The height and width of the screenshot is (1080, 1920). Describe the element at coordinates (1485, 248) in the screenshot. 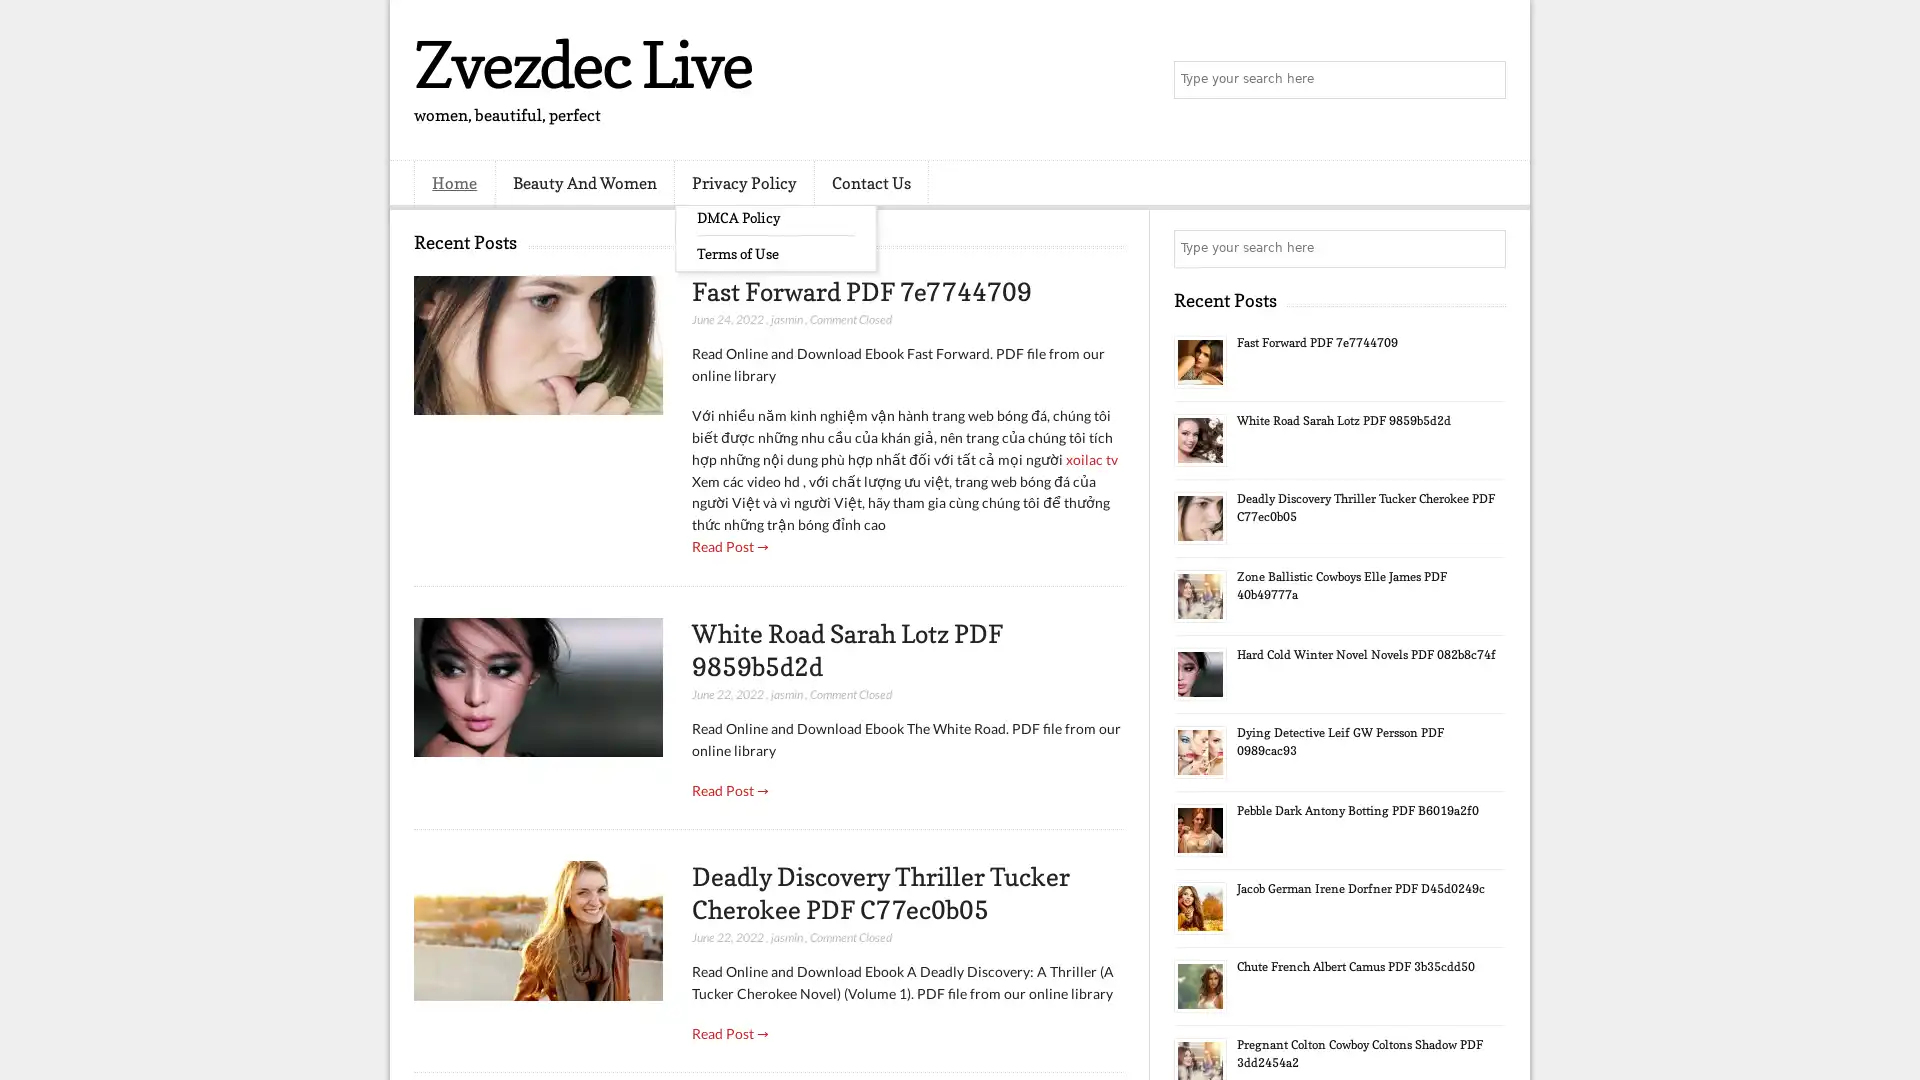

I see `Search` at that location.